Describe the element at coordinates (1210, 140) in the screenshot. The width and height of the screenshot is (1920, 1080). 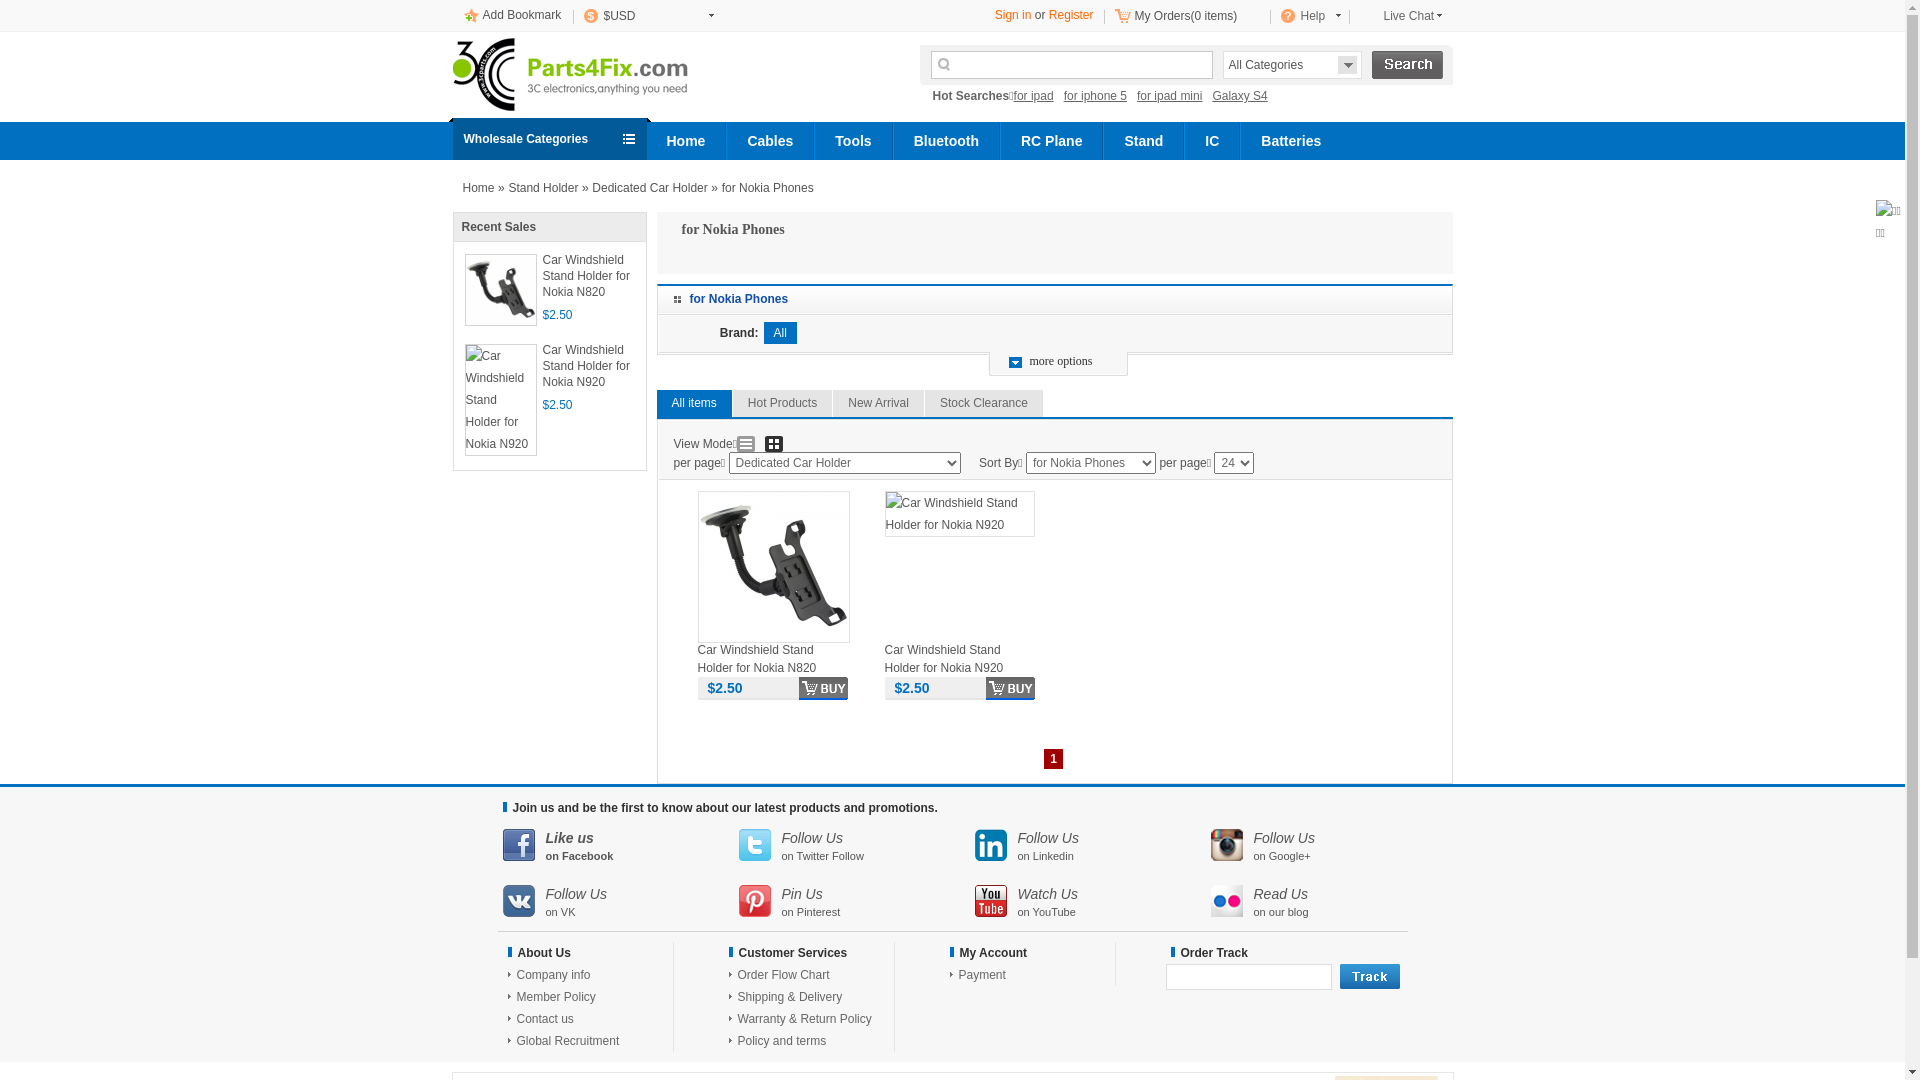
I see `'IC'` at that location.